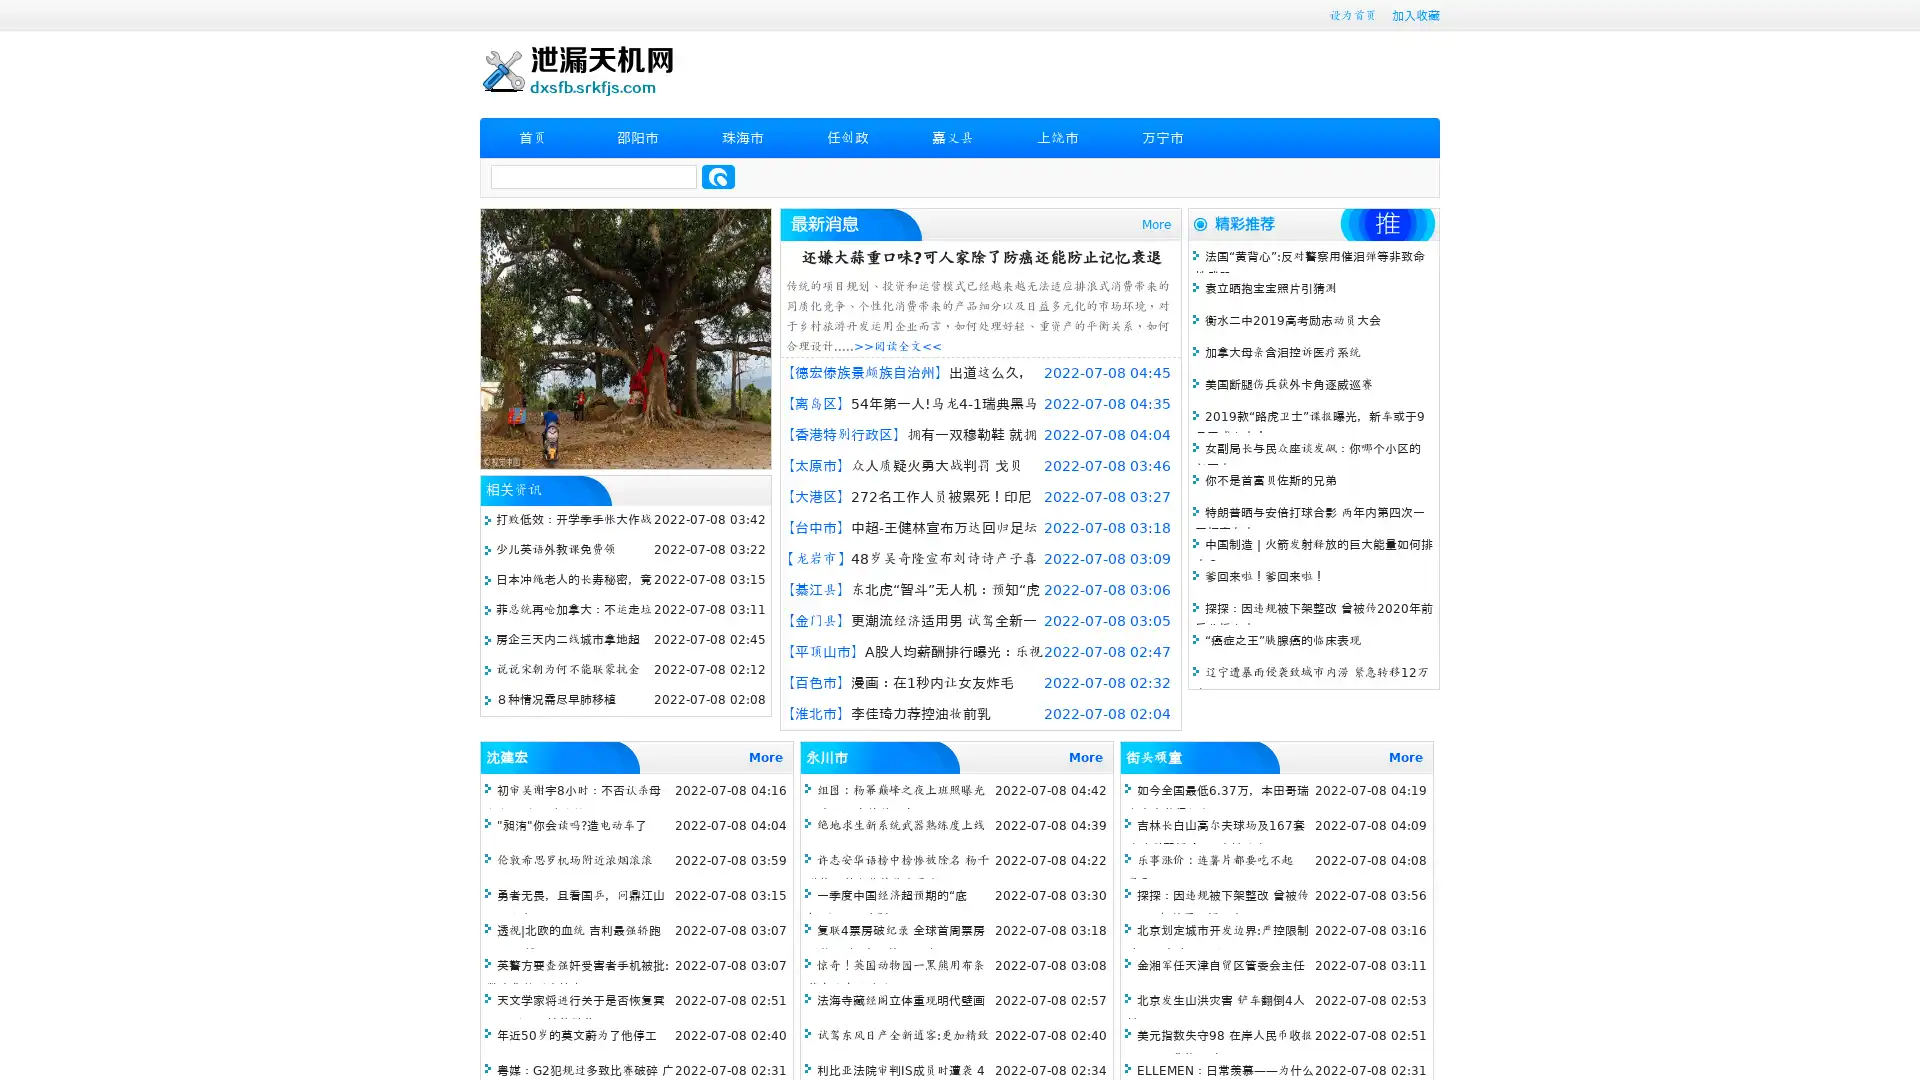 This screenshot has width=1920, height=1080. Describe the element at coordinates (718, 176) in the screenshot. I see `Search` at that location.